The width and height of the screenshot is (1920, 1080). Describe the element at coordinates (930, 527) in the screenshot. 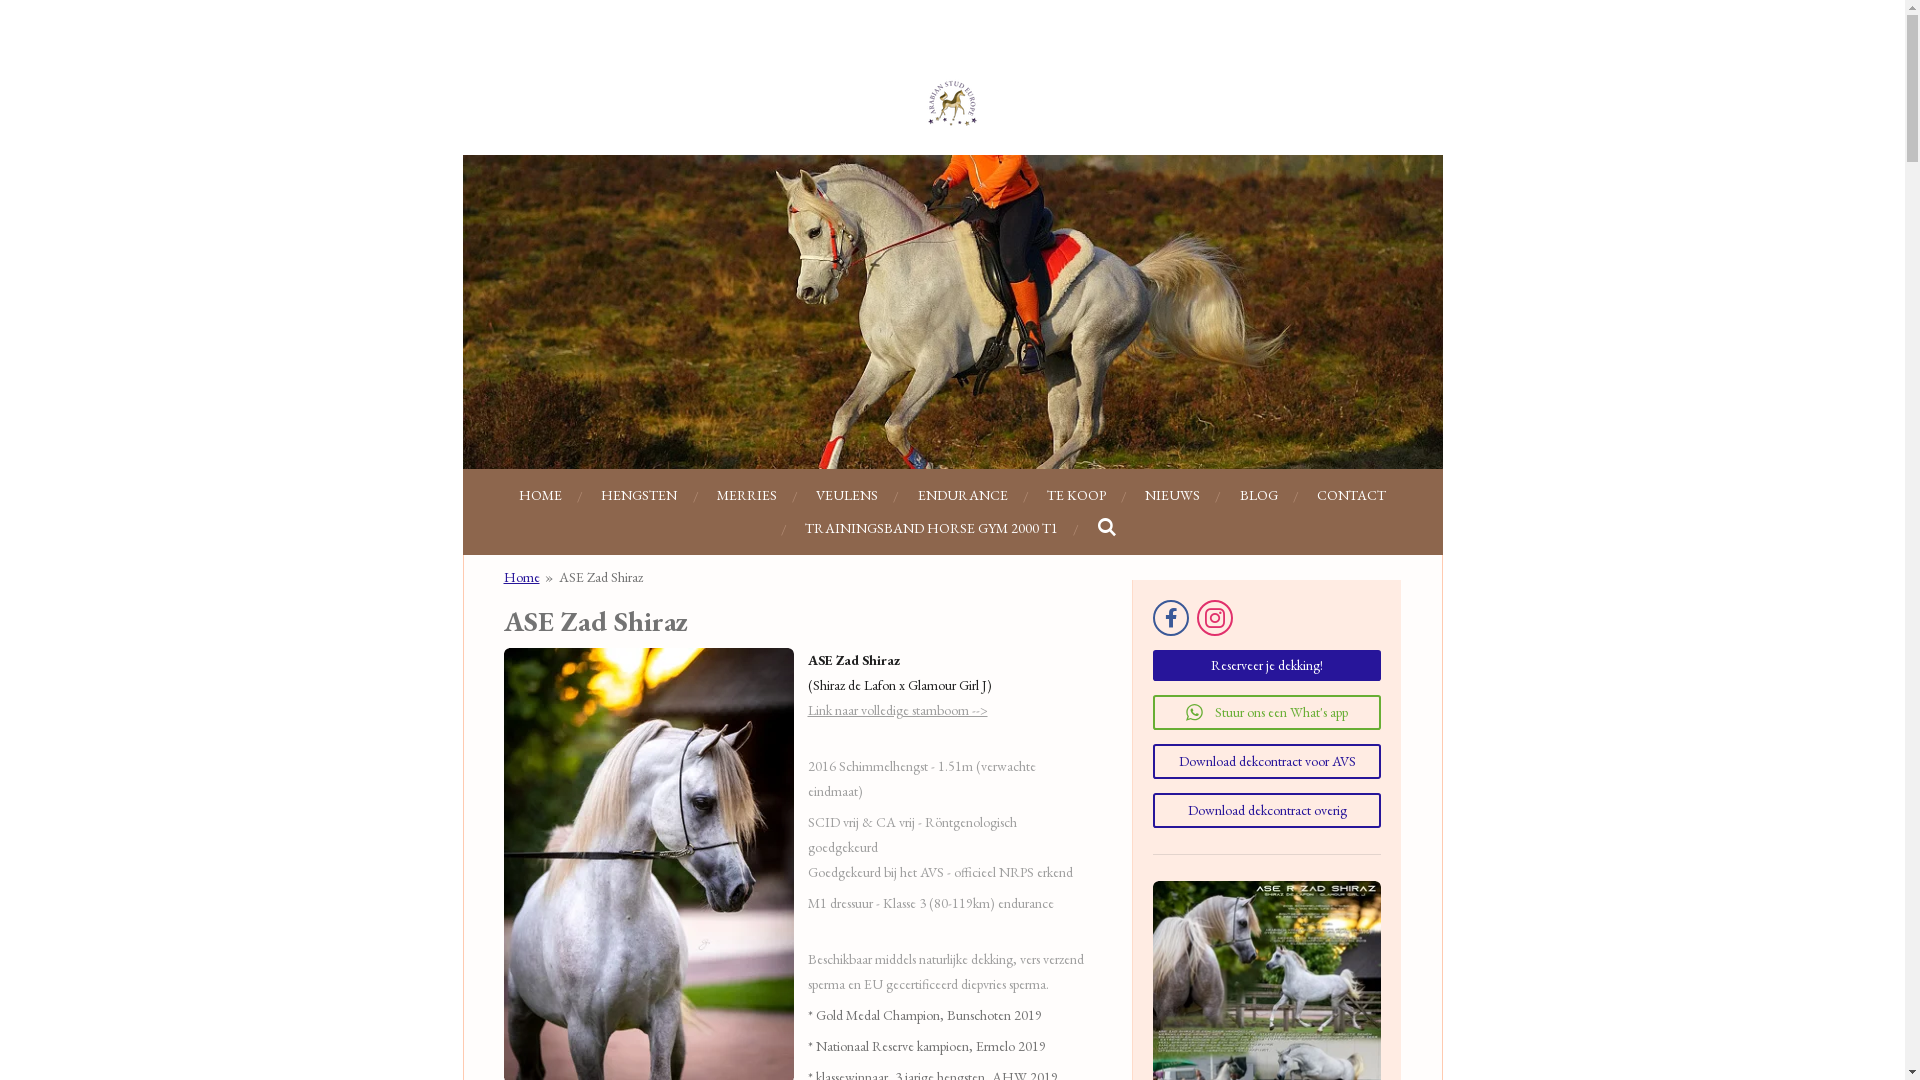

I see `'TRAININGSBAND HORSE GYM 2000 T1'` at that location.